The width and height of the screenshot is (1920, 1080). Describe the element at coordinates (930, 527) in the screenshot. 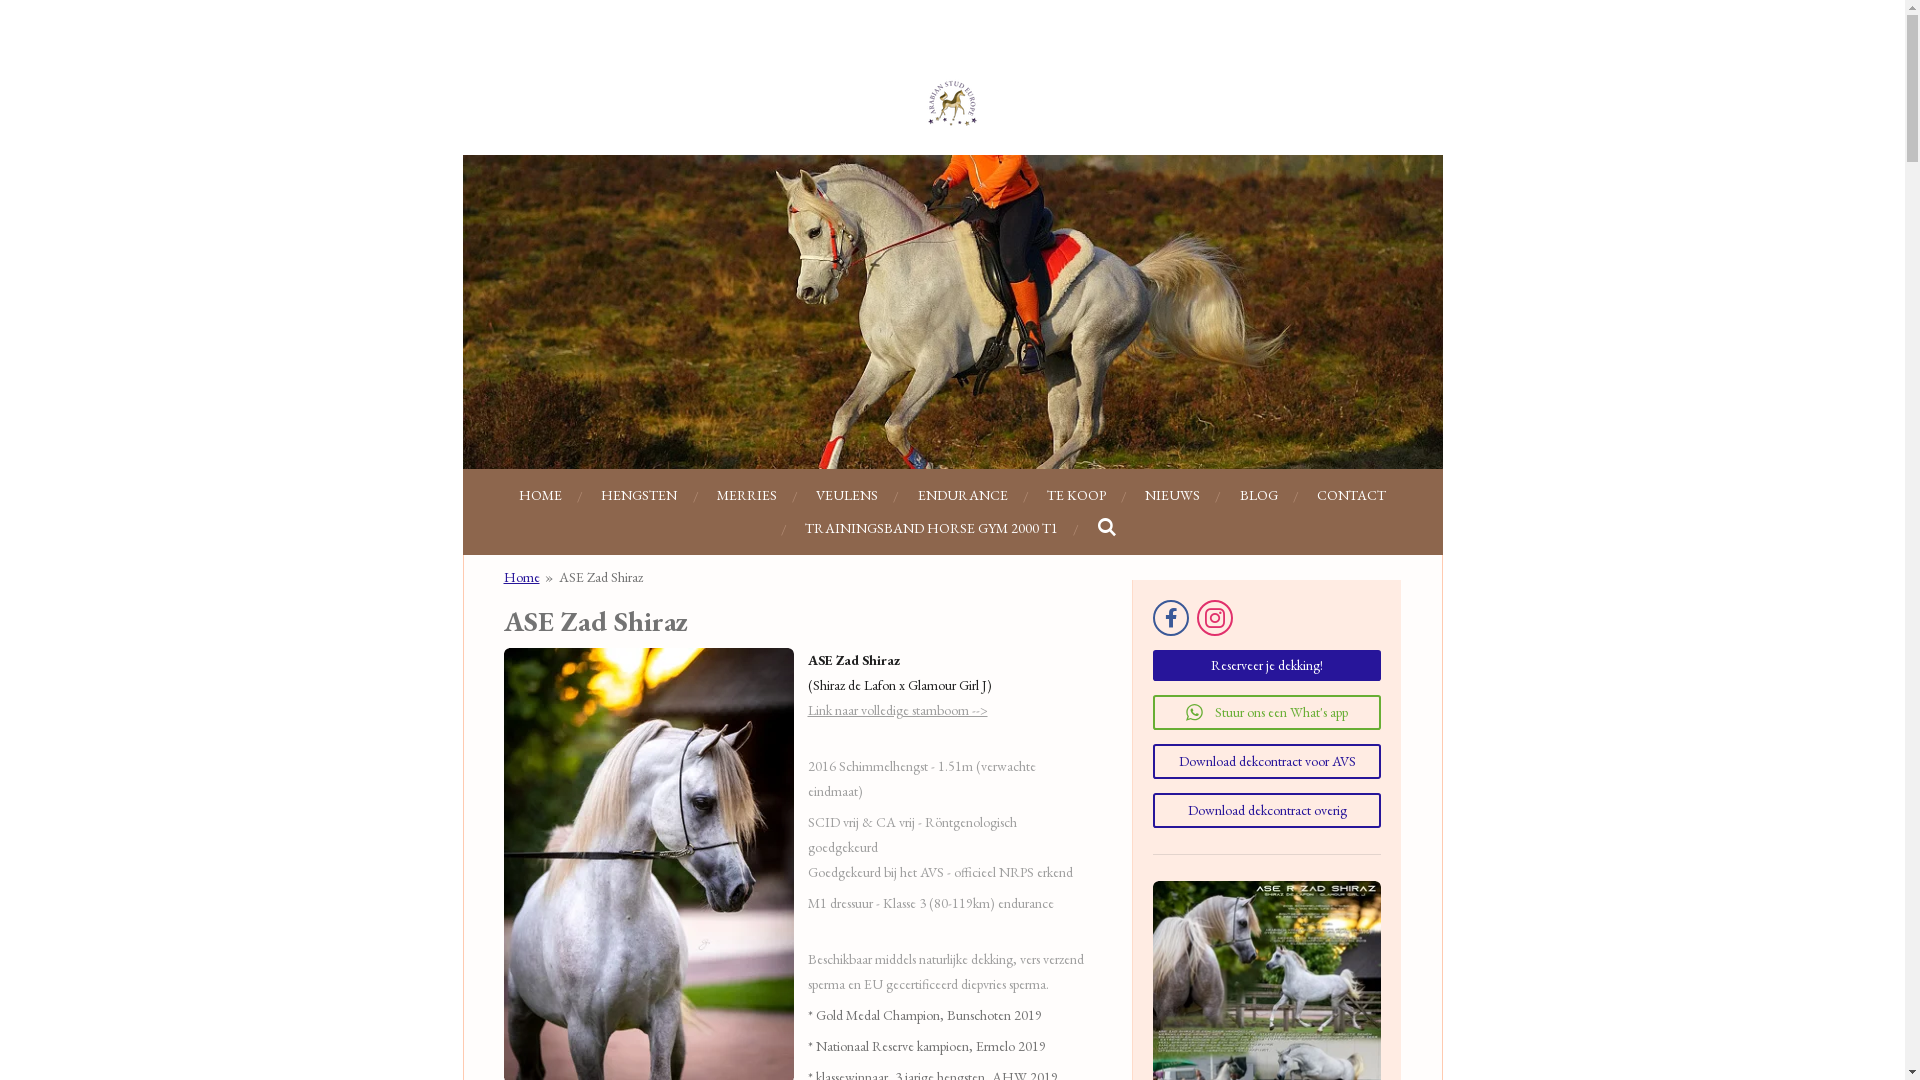

I see `'TRAININGSBAND HORSE GYM 2000 T1'` at that location.